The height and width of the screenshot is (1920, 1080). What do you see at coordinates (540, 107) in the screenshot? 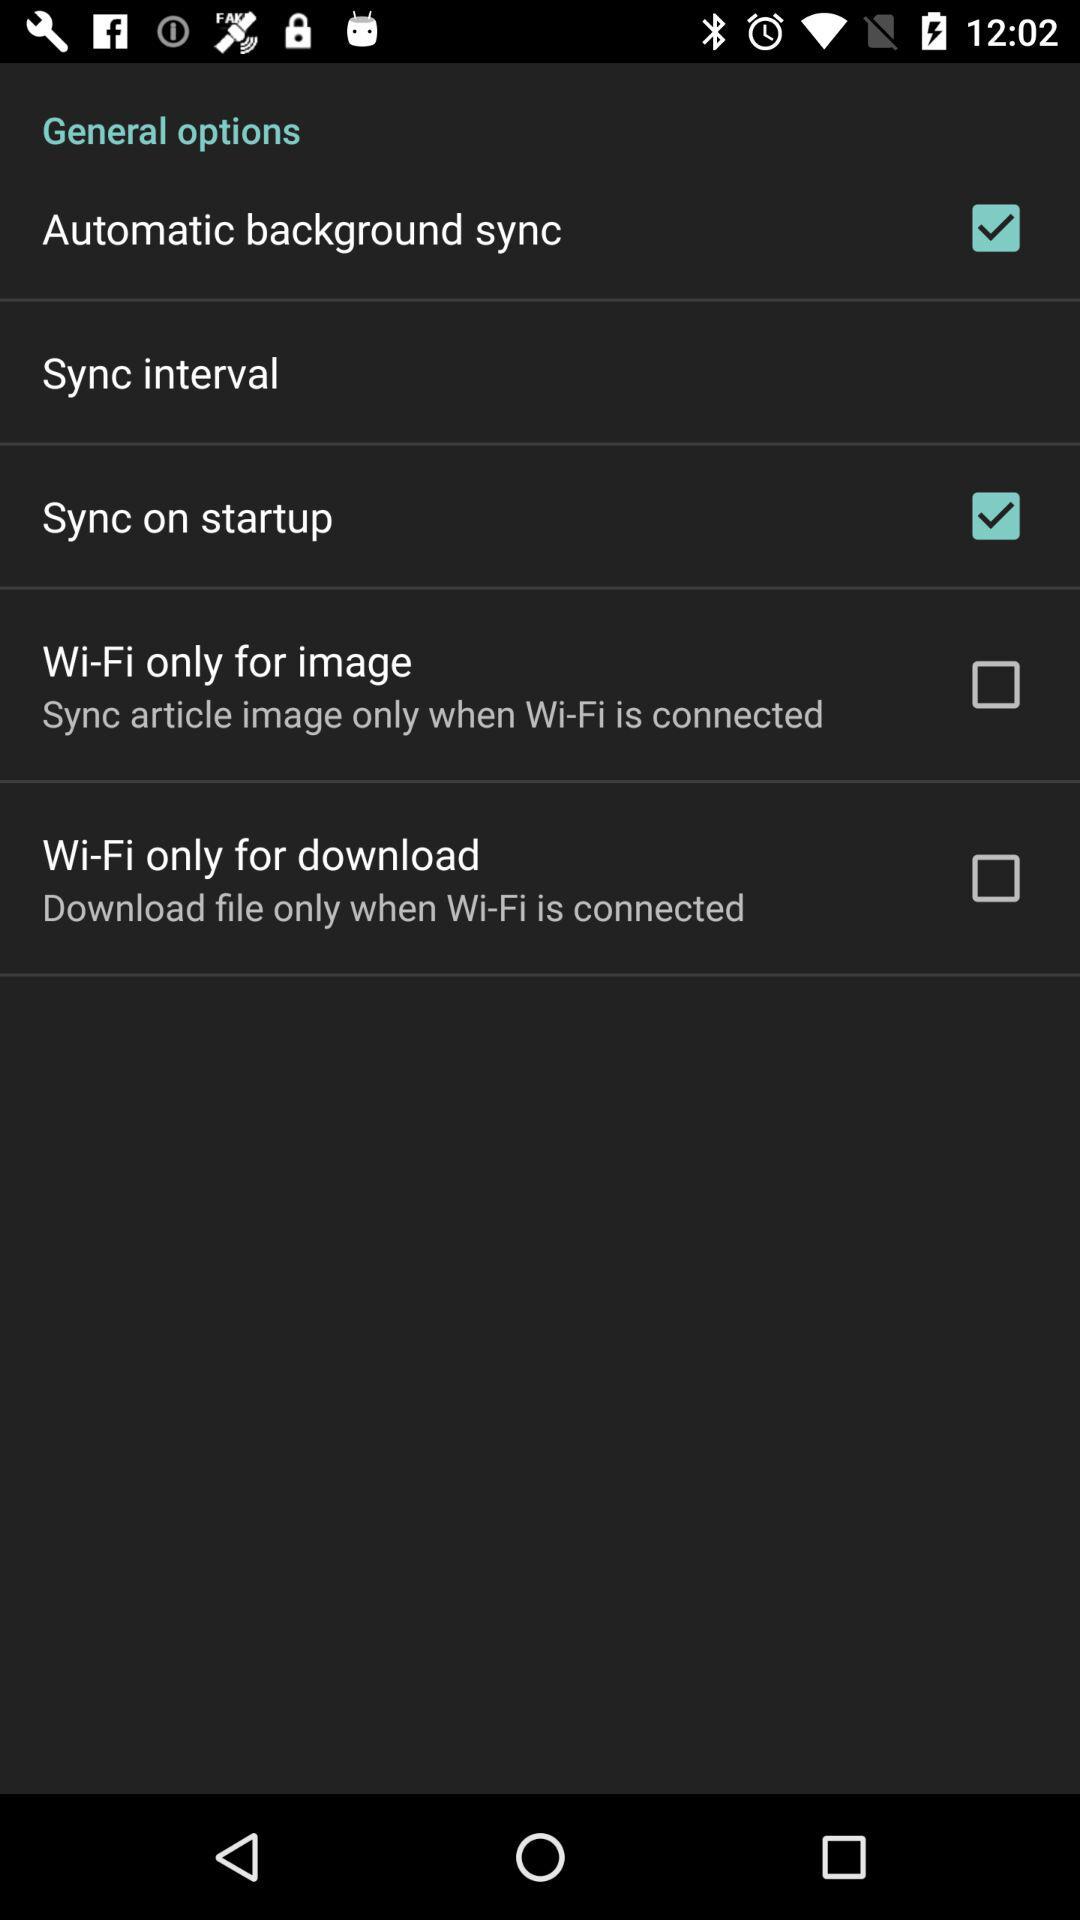
I see `the general options item` at bounding box center [540, 107].